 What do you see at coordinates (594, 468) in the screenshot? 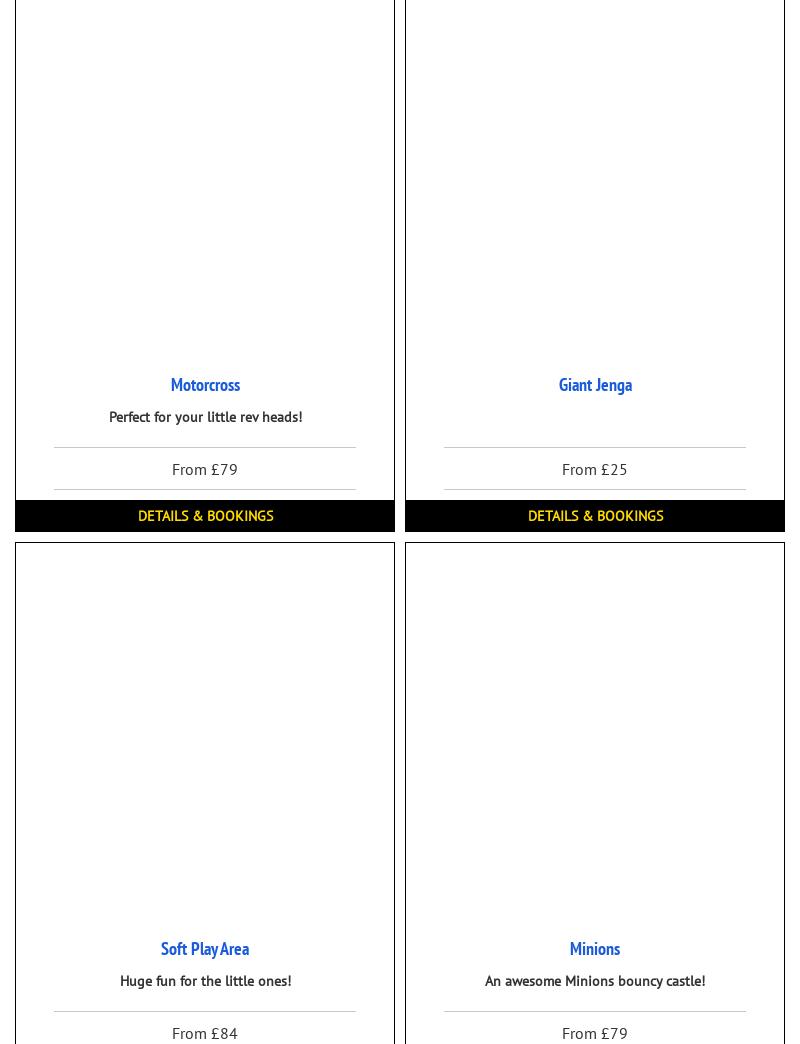
I see `'From £25'` at bounding box center [594, 468].